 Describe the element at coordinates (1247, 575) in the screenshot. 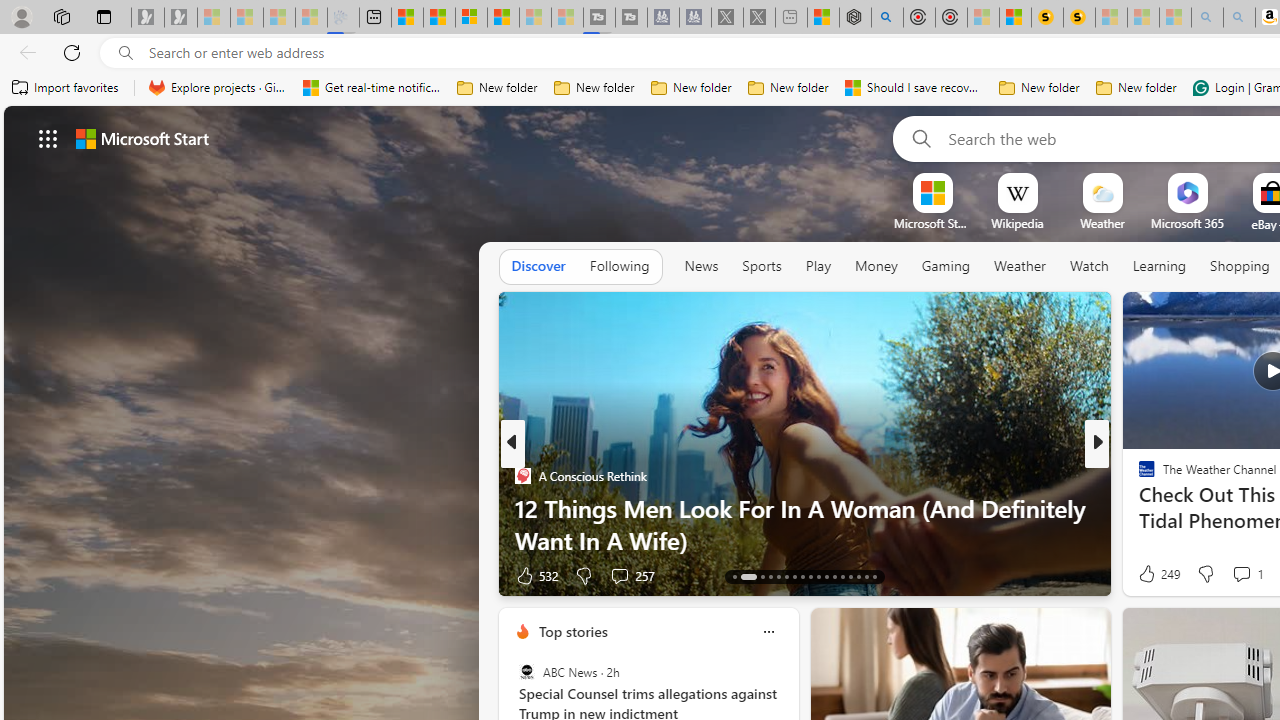

I see `'View comments 366 Comment'` at that location.